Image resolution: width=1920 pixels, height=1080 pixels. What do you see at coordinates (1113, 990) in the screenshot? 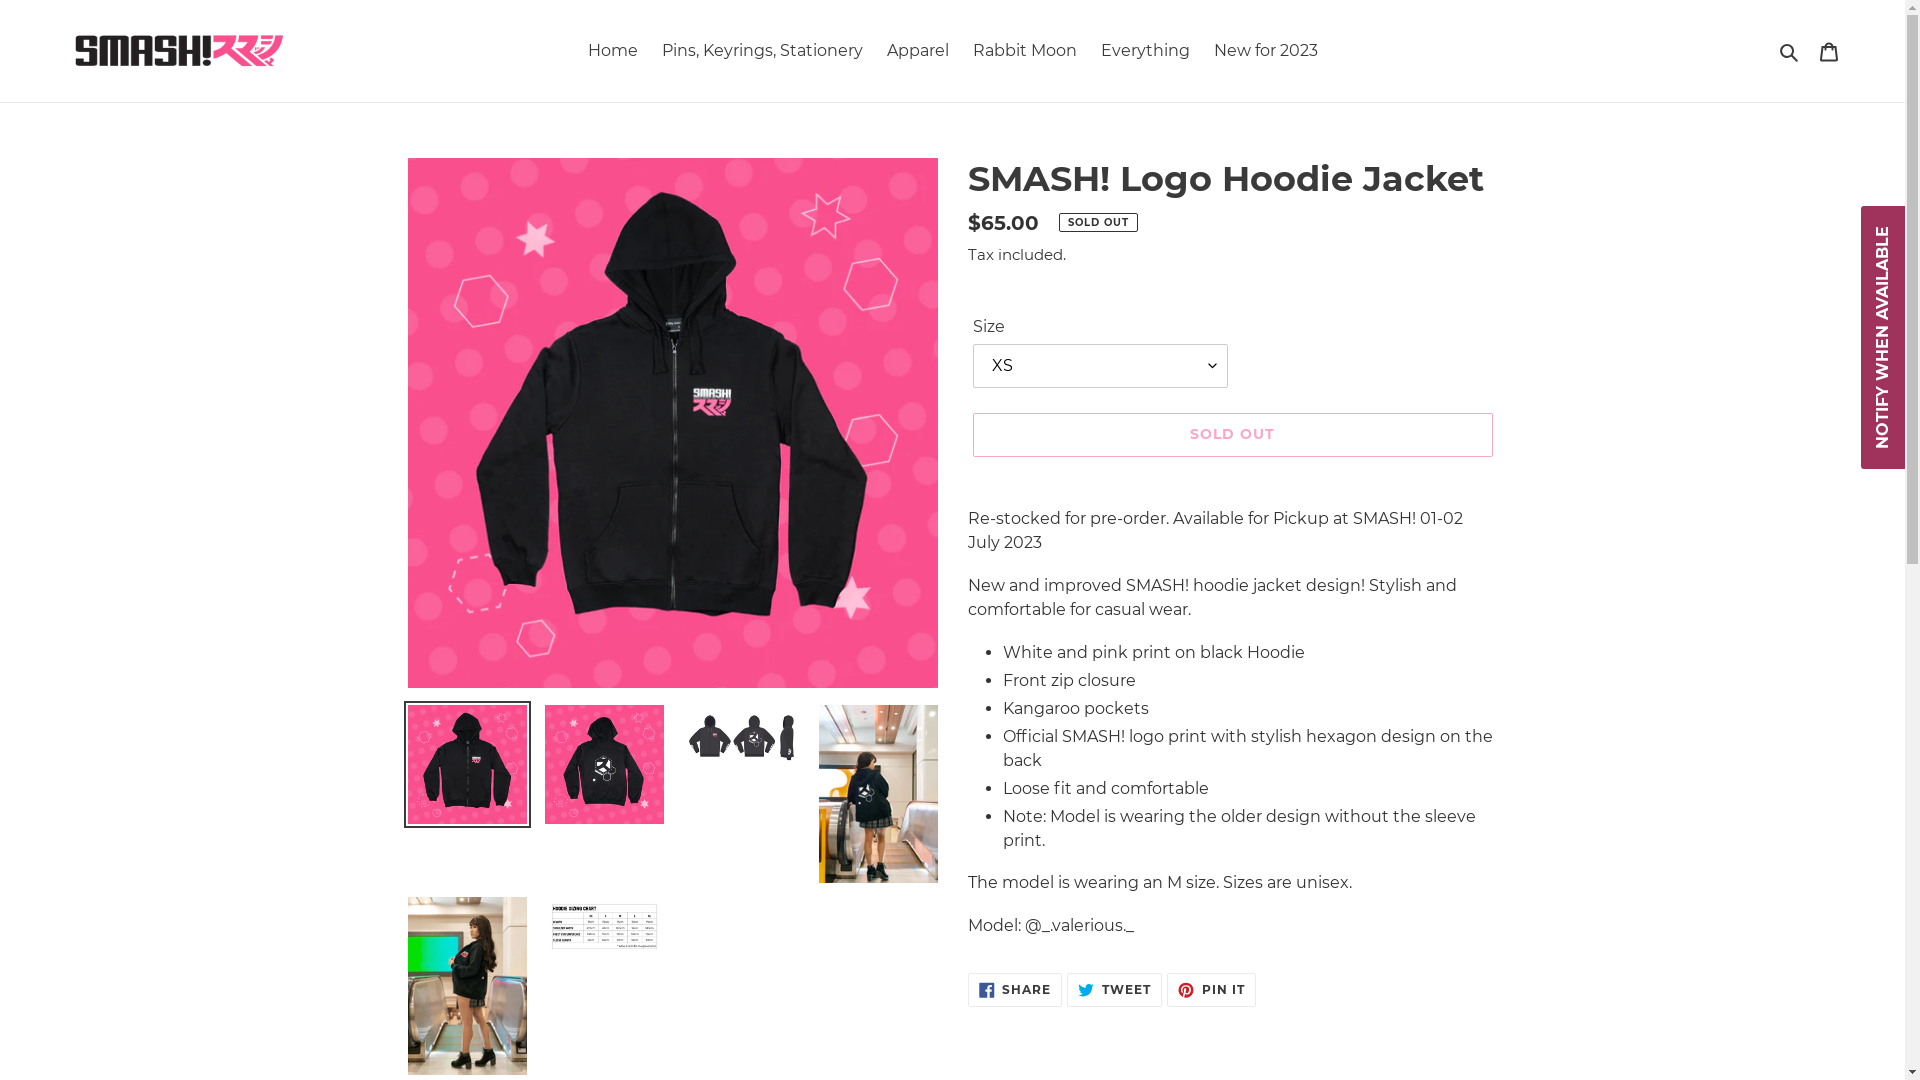
I see `'TWEET` at bounding box center [1113, 990].